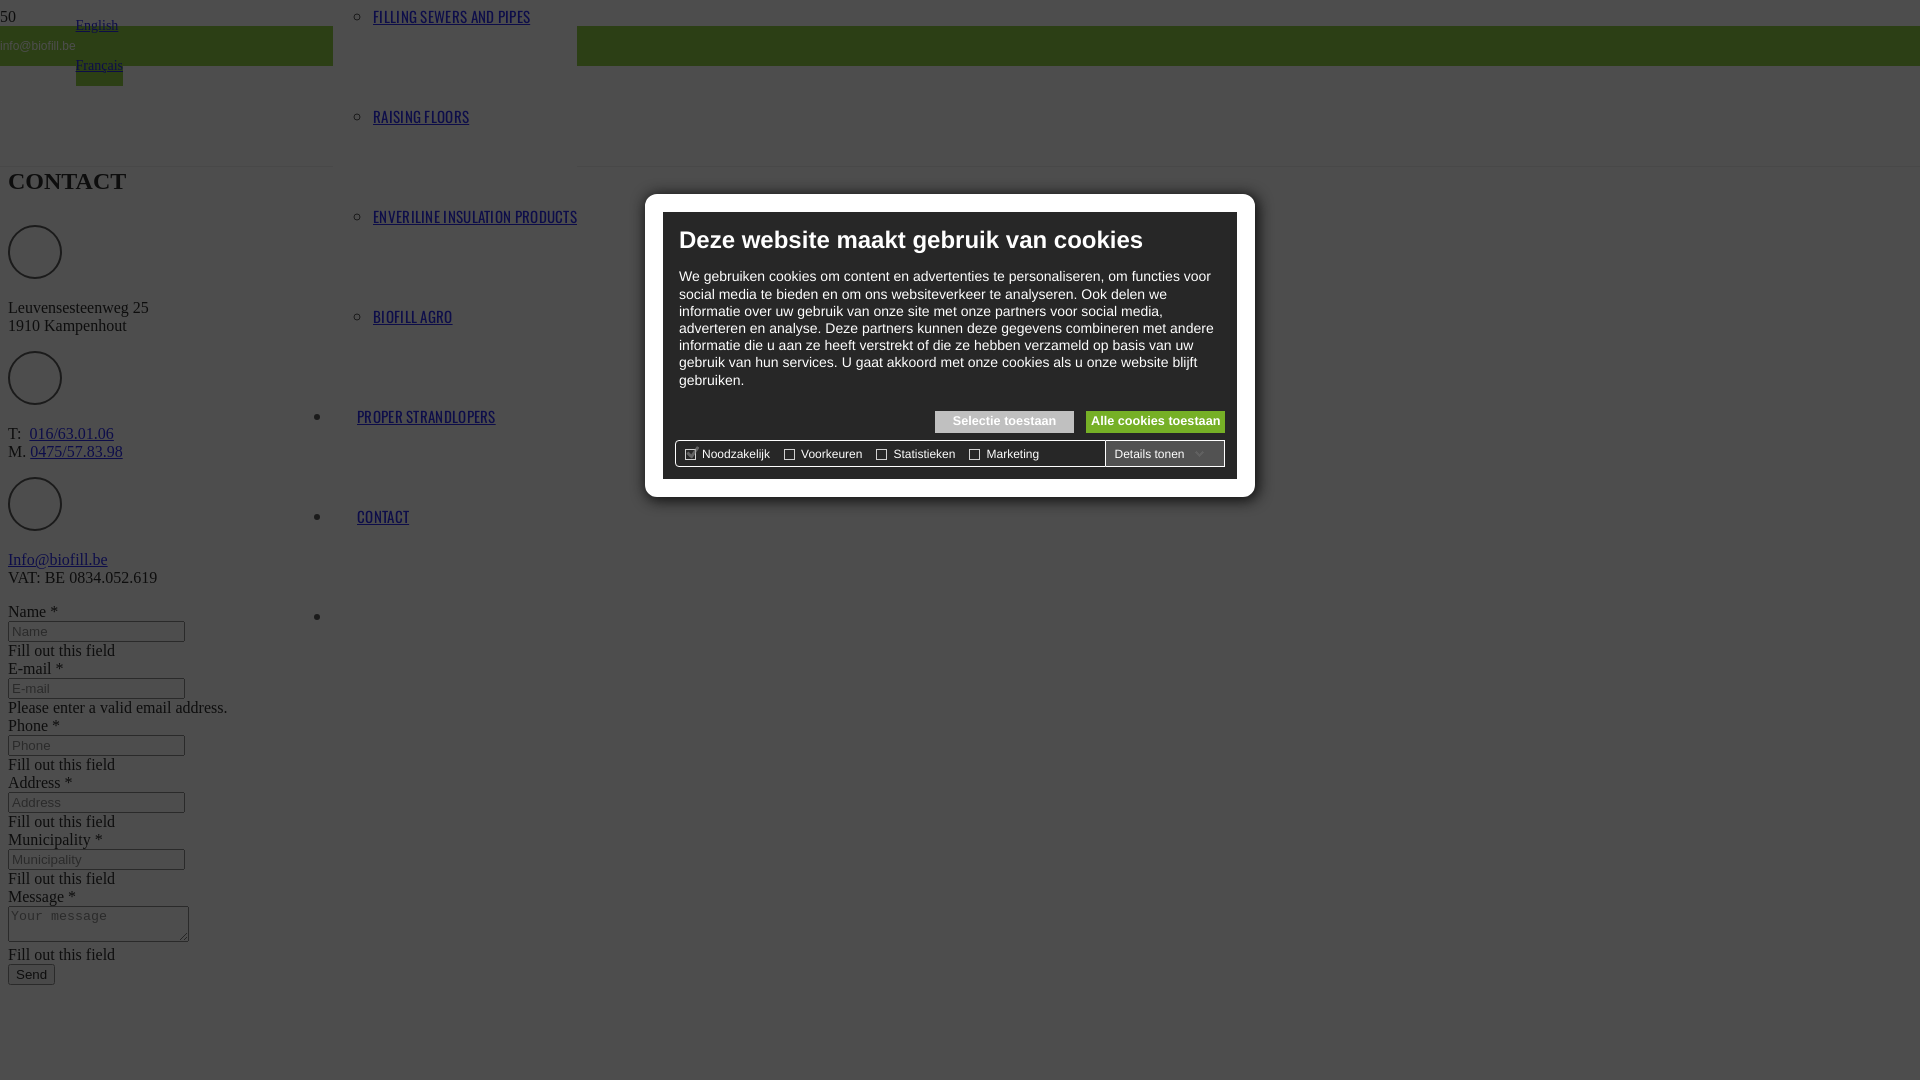  Describe the element at coordinates (474, 216) in the screenshot. I see `'ENVERILINE INSULATION PRODUCTS'` at that location.